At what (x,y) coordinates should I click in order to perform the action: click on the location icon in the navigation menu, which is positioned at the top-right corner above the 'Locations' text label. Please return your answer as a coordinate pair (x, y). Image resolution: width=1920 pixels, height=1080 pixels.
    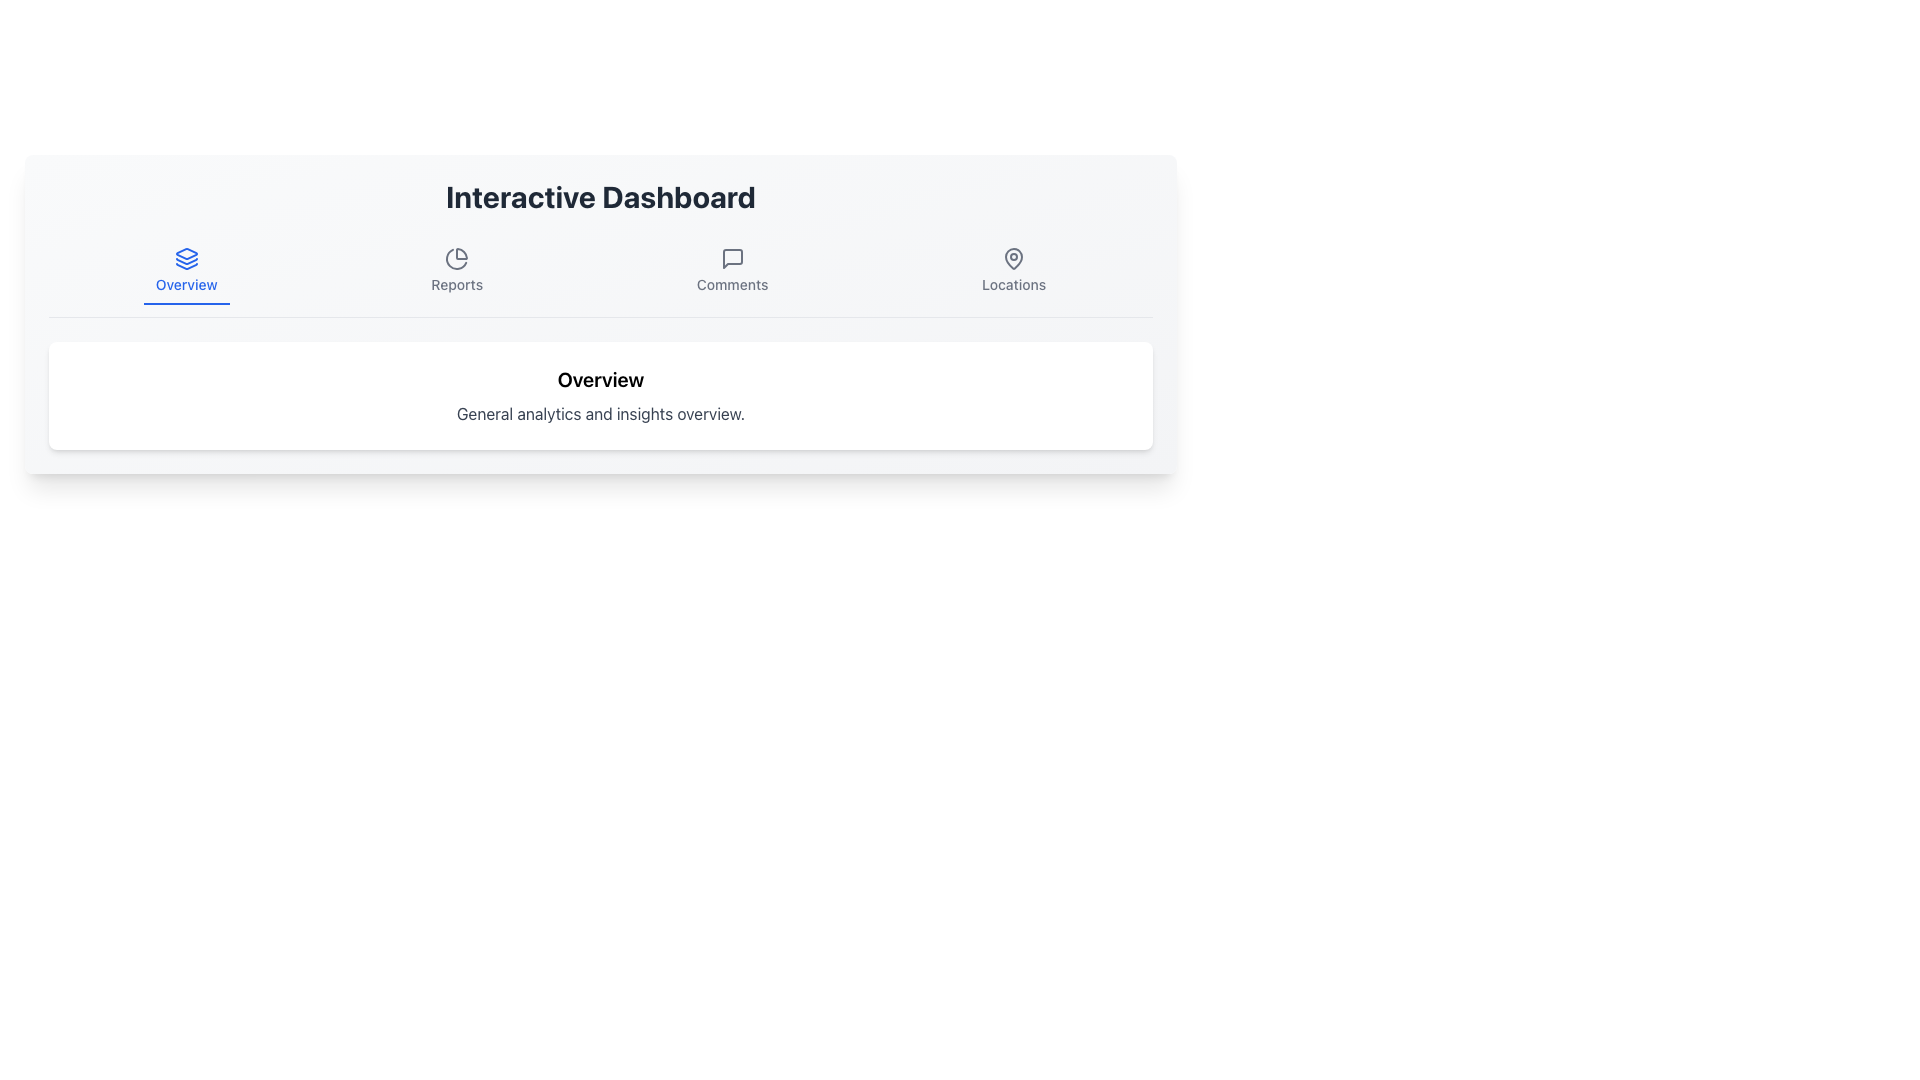
    Looking at the image, I should click on (1014, 257).